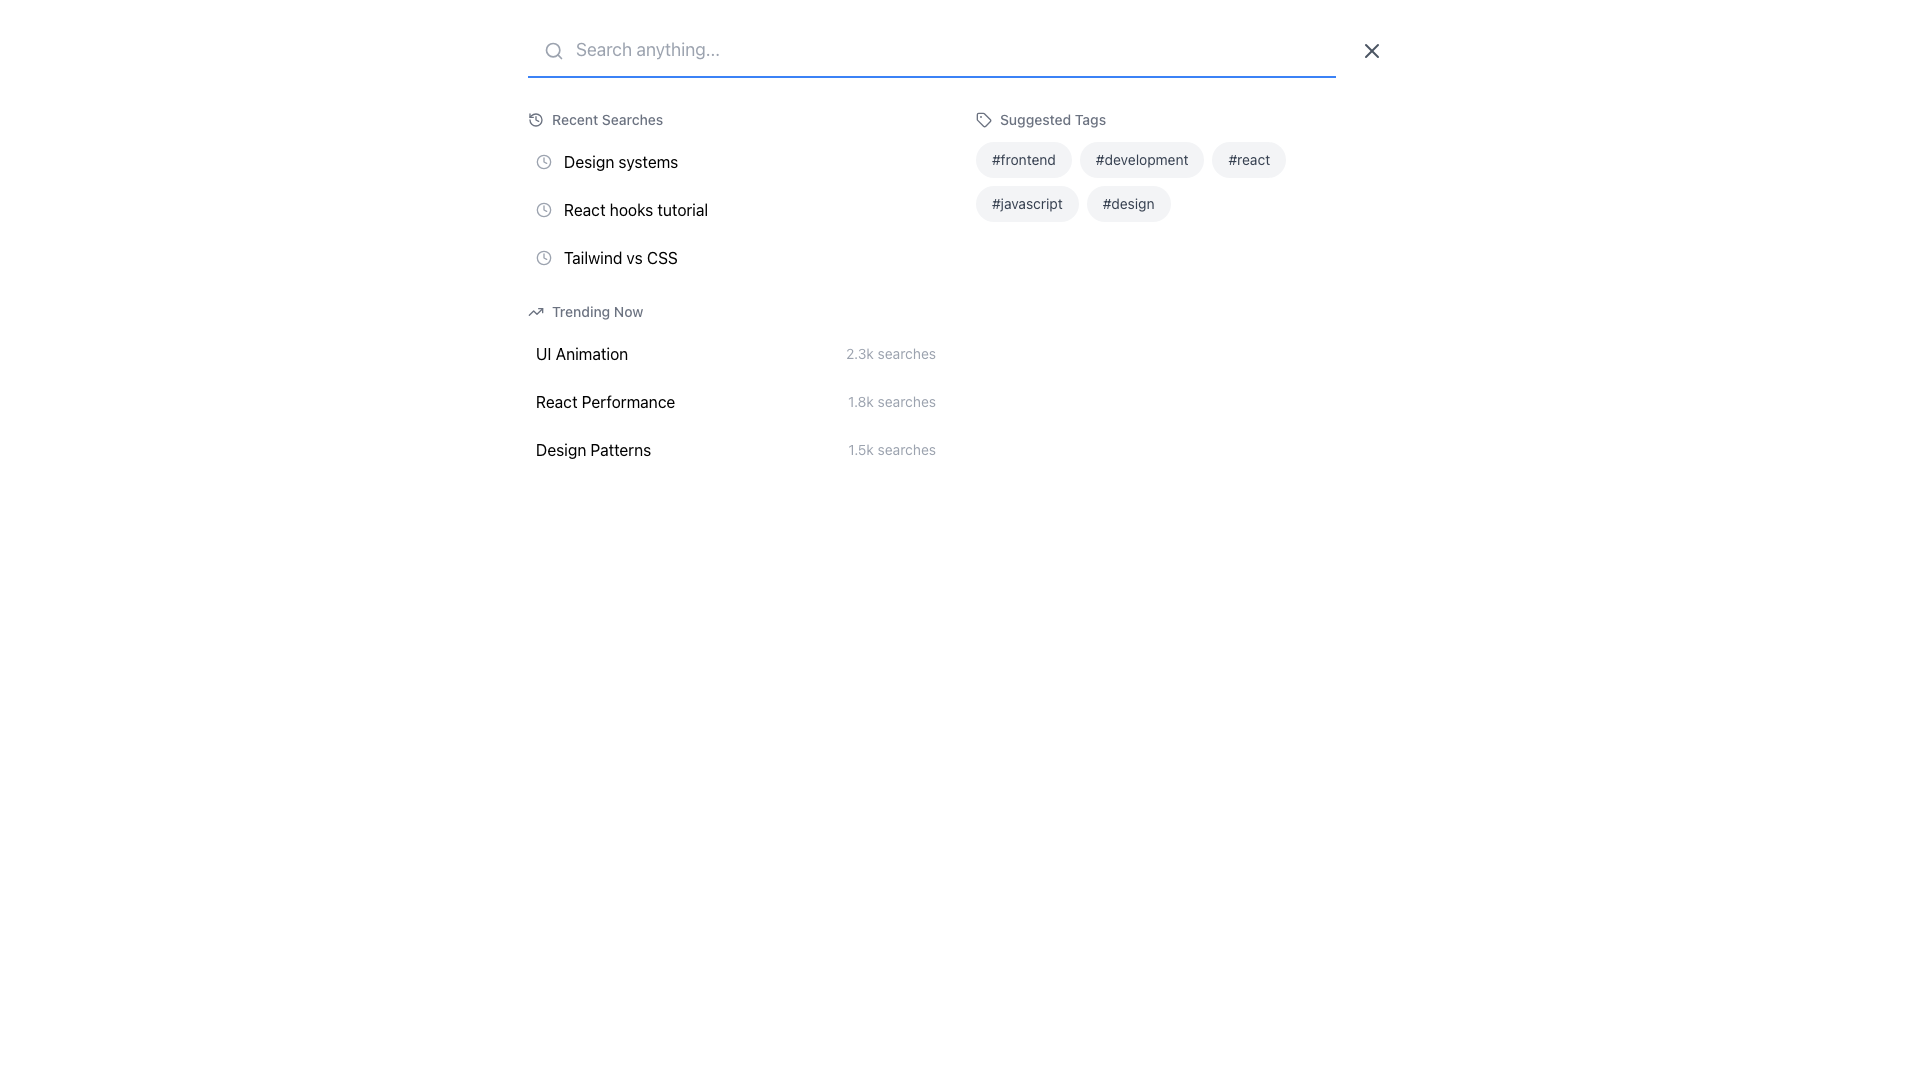 The width and height of the screenshot is (1920, 1080). I want to click on the second item in the 'Recent Searches' section, which links to the 'React hooks tutorial', so click(734, 209).